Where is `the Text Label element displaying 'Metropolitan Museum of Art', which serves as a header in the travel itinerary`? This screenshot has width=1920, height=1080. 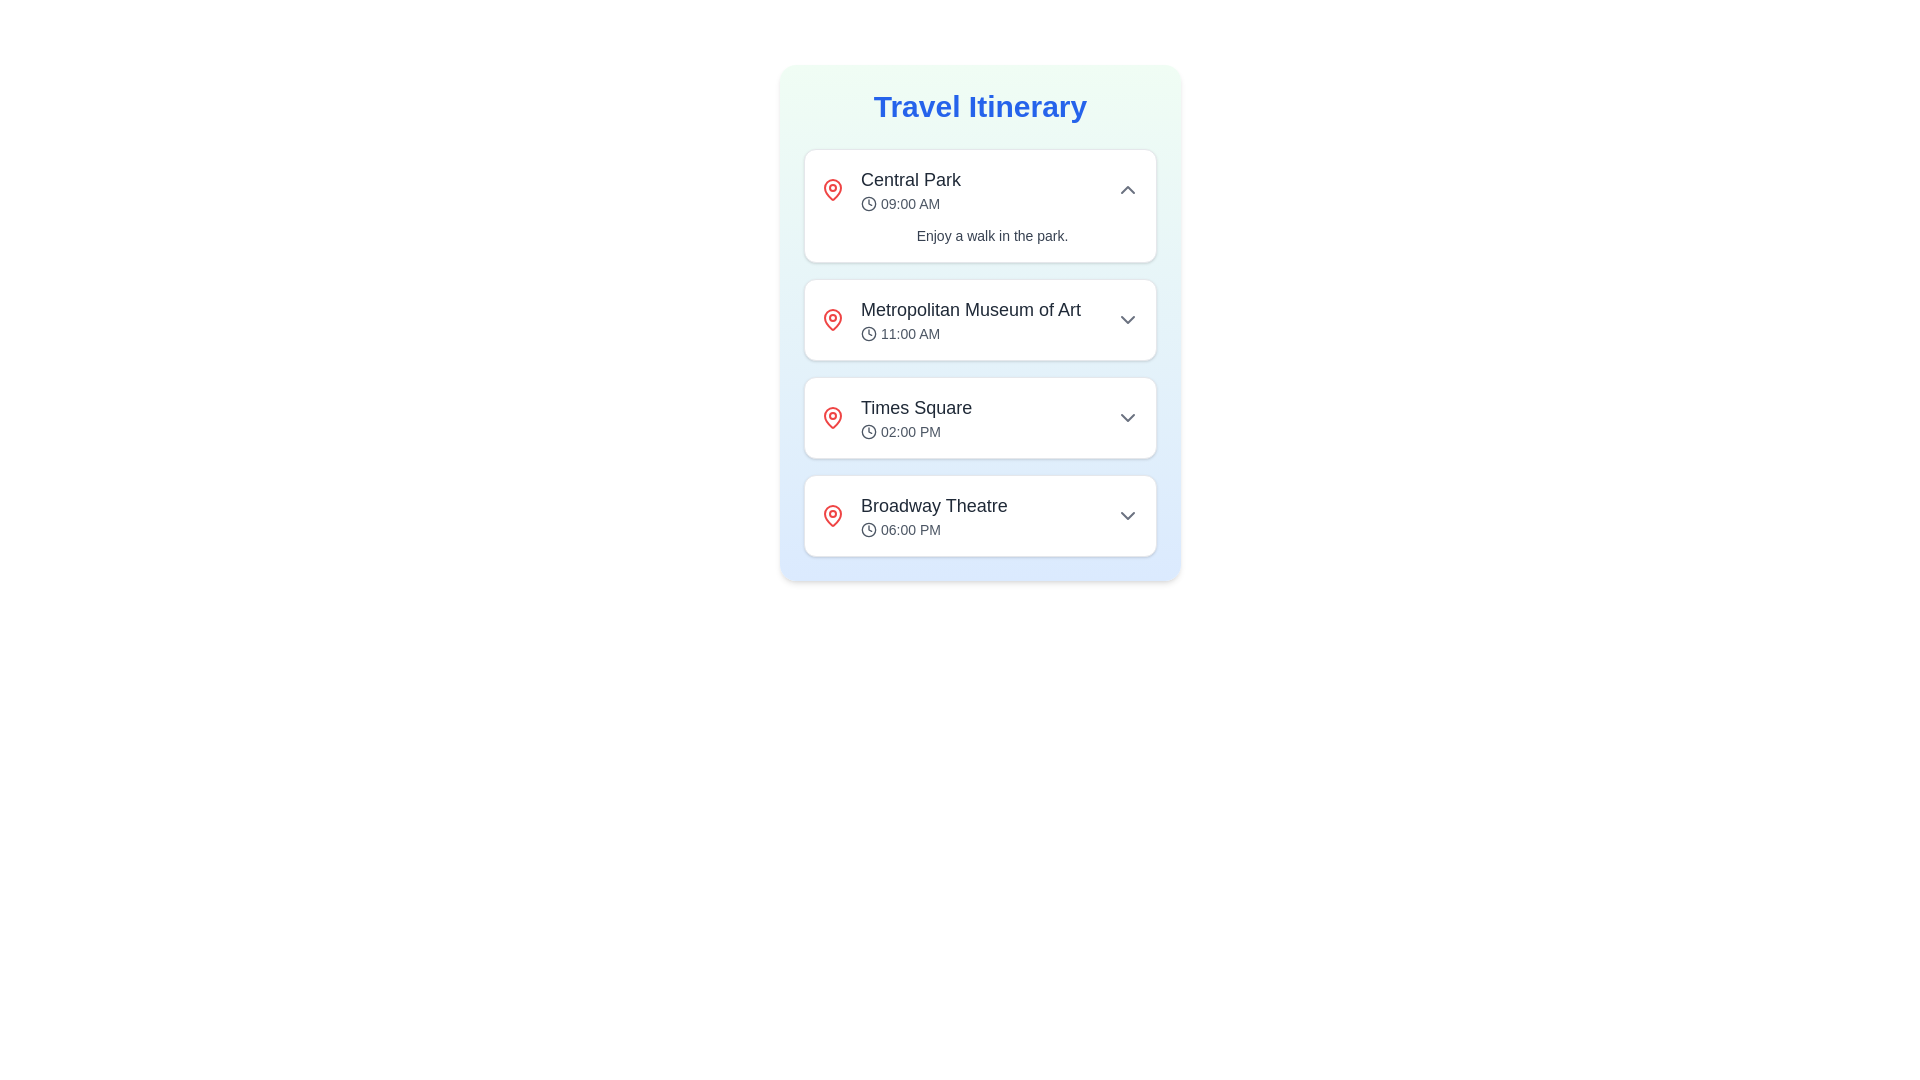
the Text Label element displaying 'Metropolitan Museum of Art', which serves as a header in the travel itinerary is located at coordinates (971, 309).